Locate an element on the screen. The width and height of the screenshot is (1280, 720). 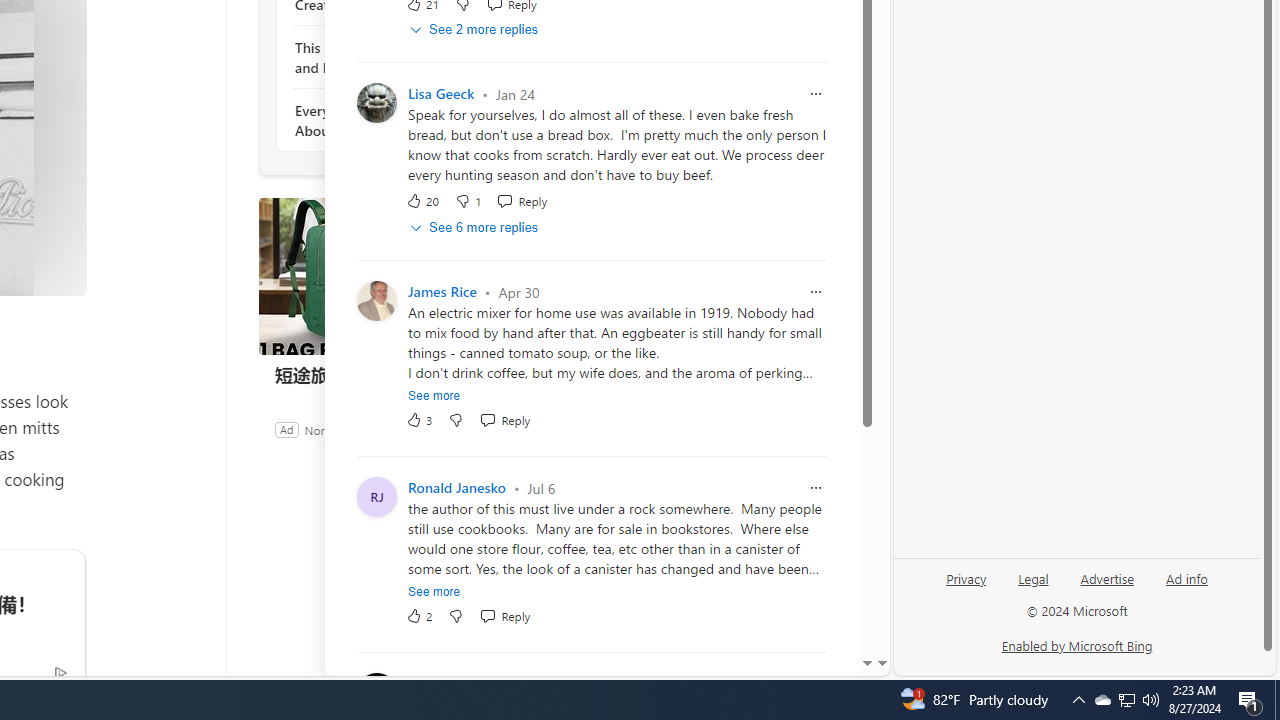
'Reply Reply Comment' is located at coordinates (505, 615).